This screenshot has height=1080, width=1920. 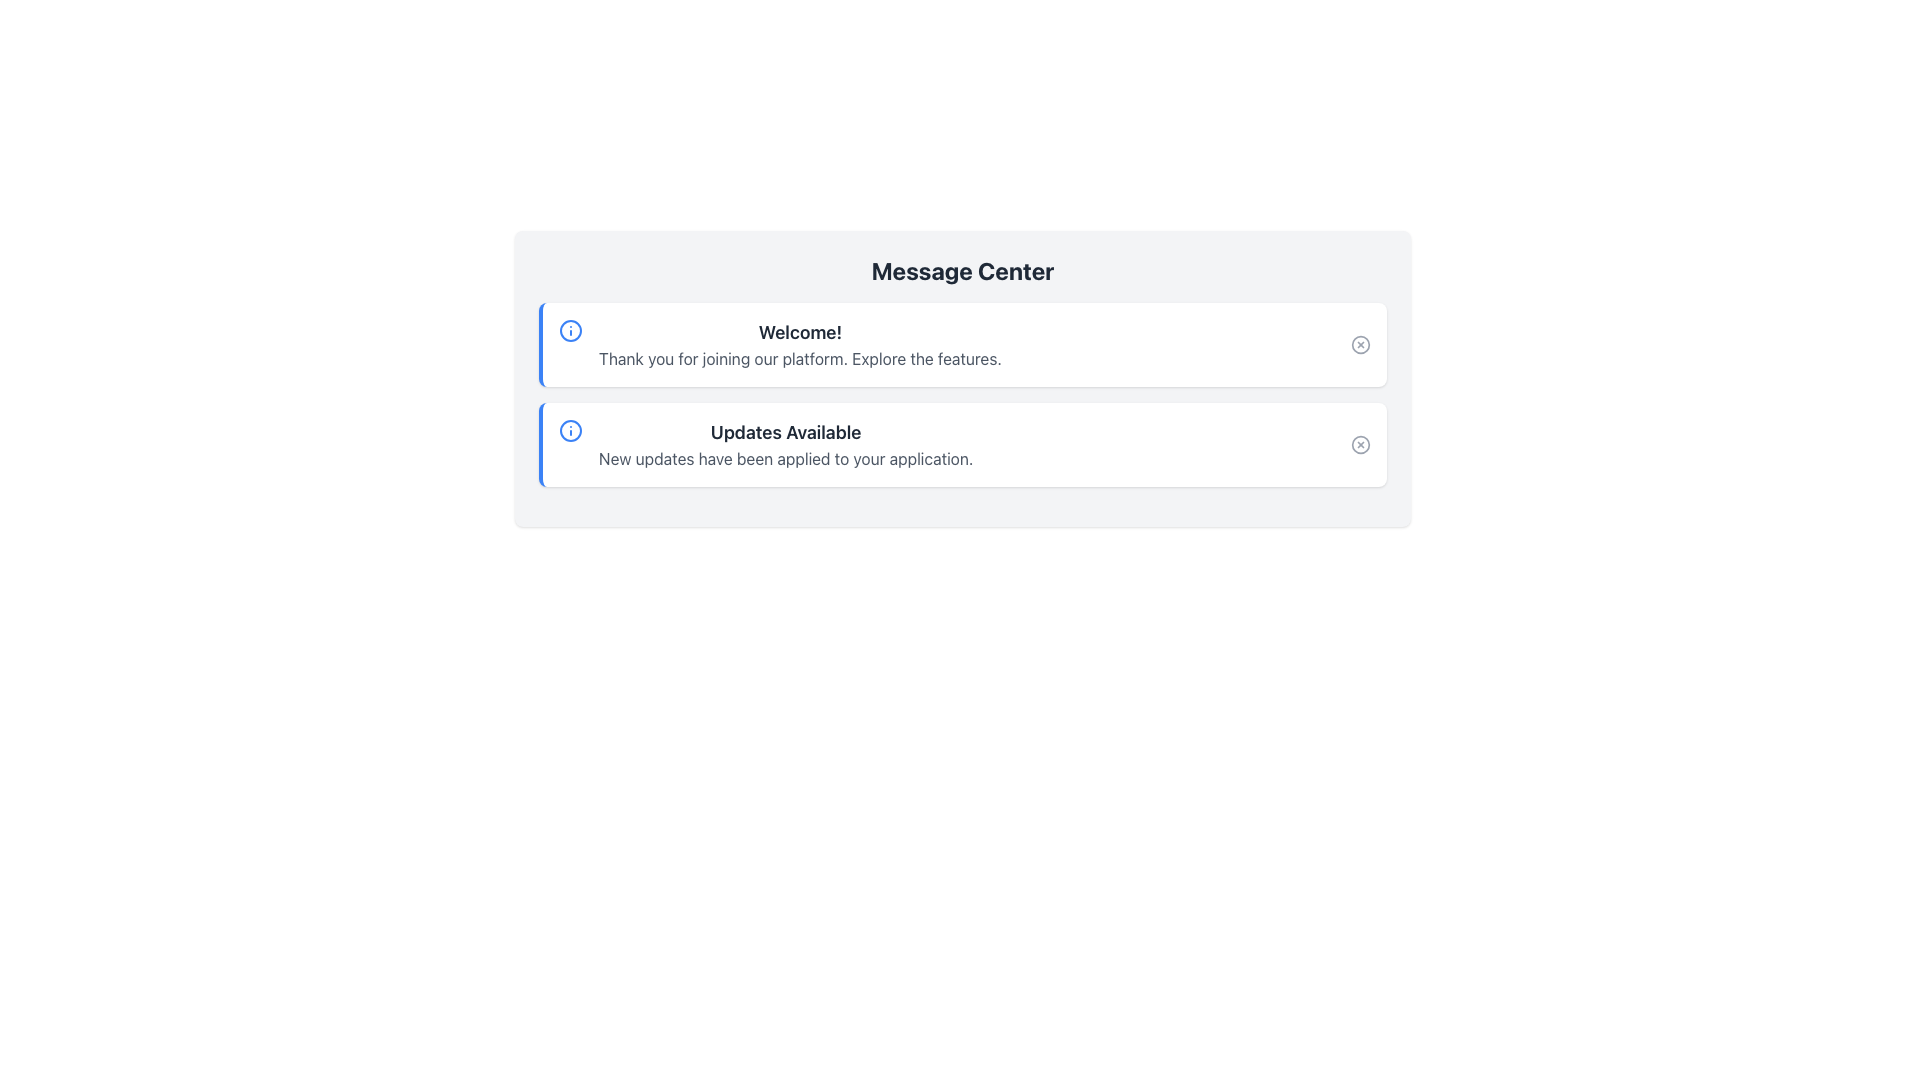 What do you see at coordinates (1360, 343) in the screenshot?
I see `the close button located at the top-right corner of the 'Welcome!' message box` at bounding box center [1360, 343].